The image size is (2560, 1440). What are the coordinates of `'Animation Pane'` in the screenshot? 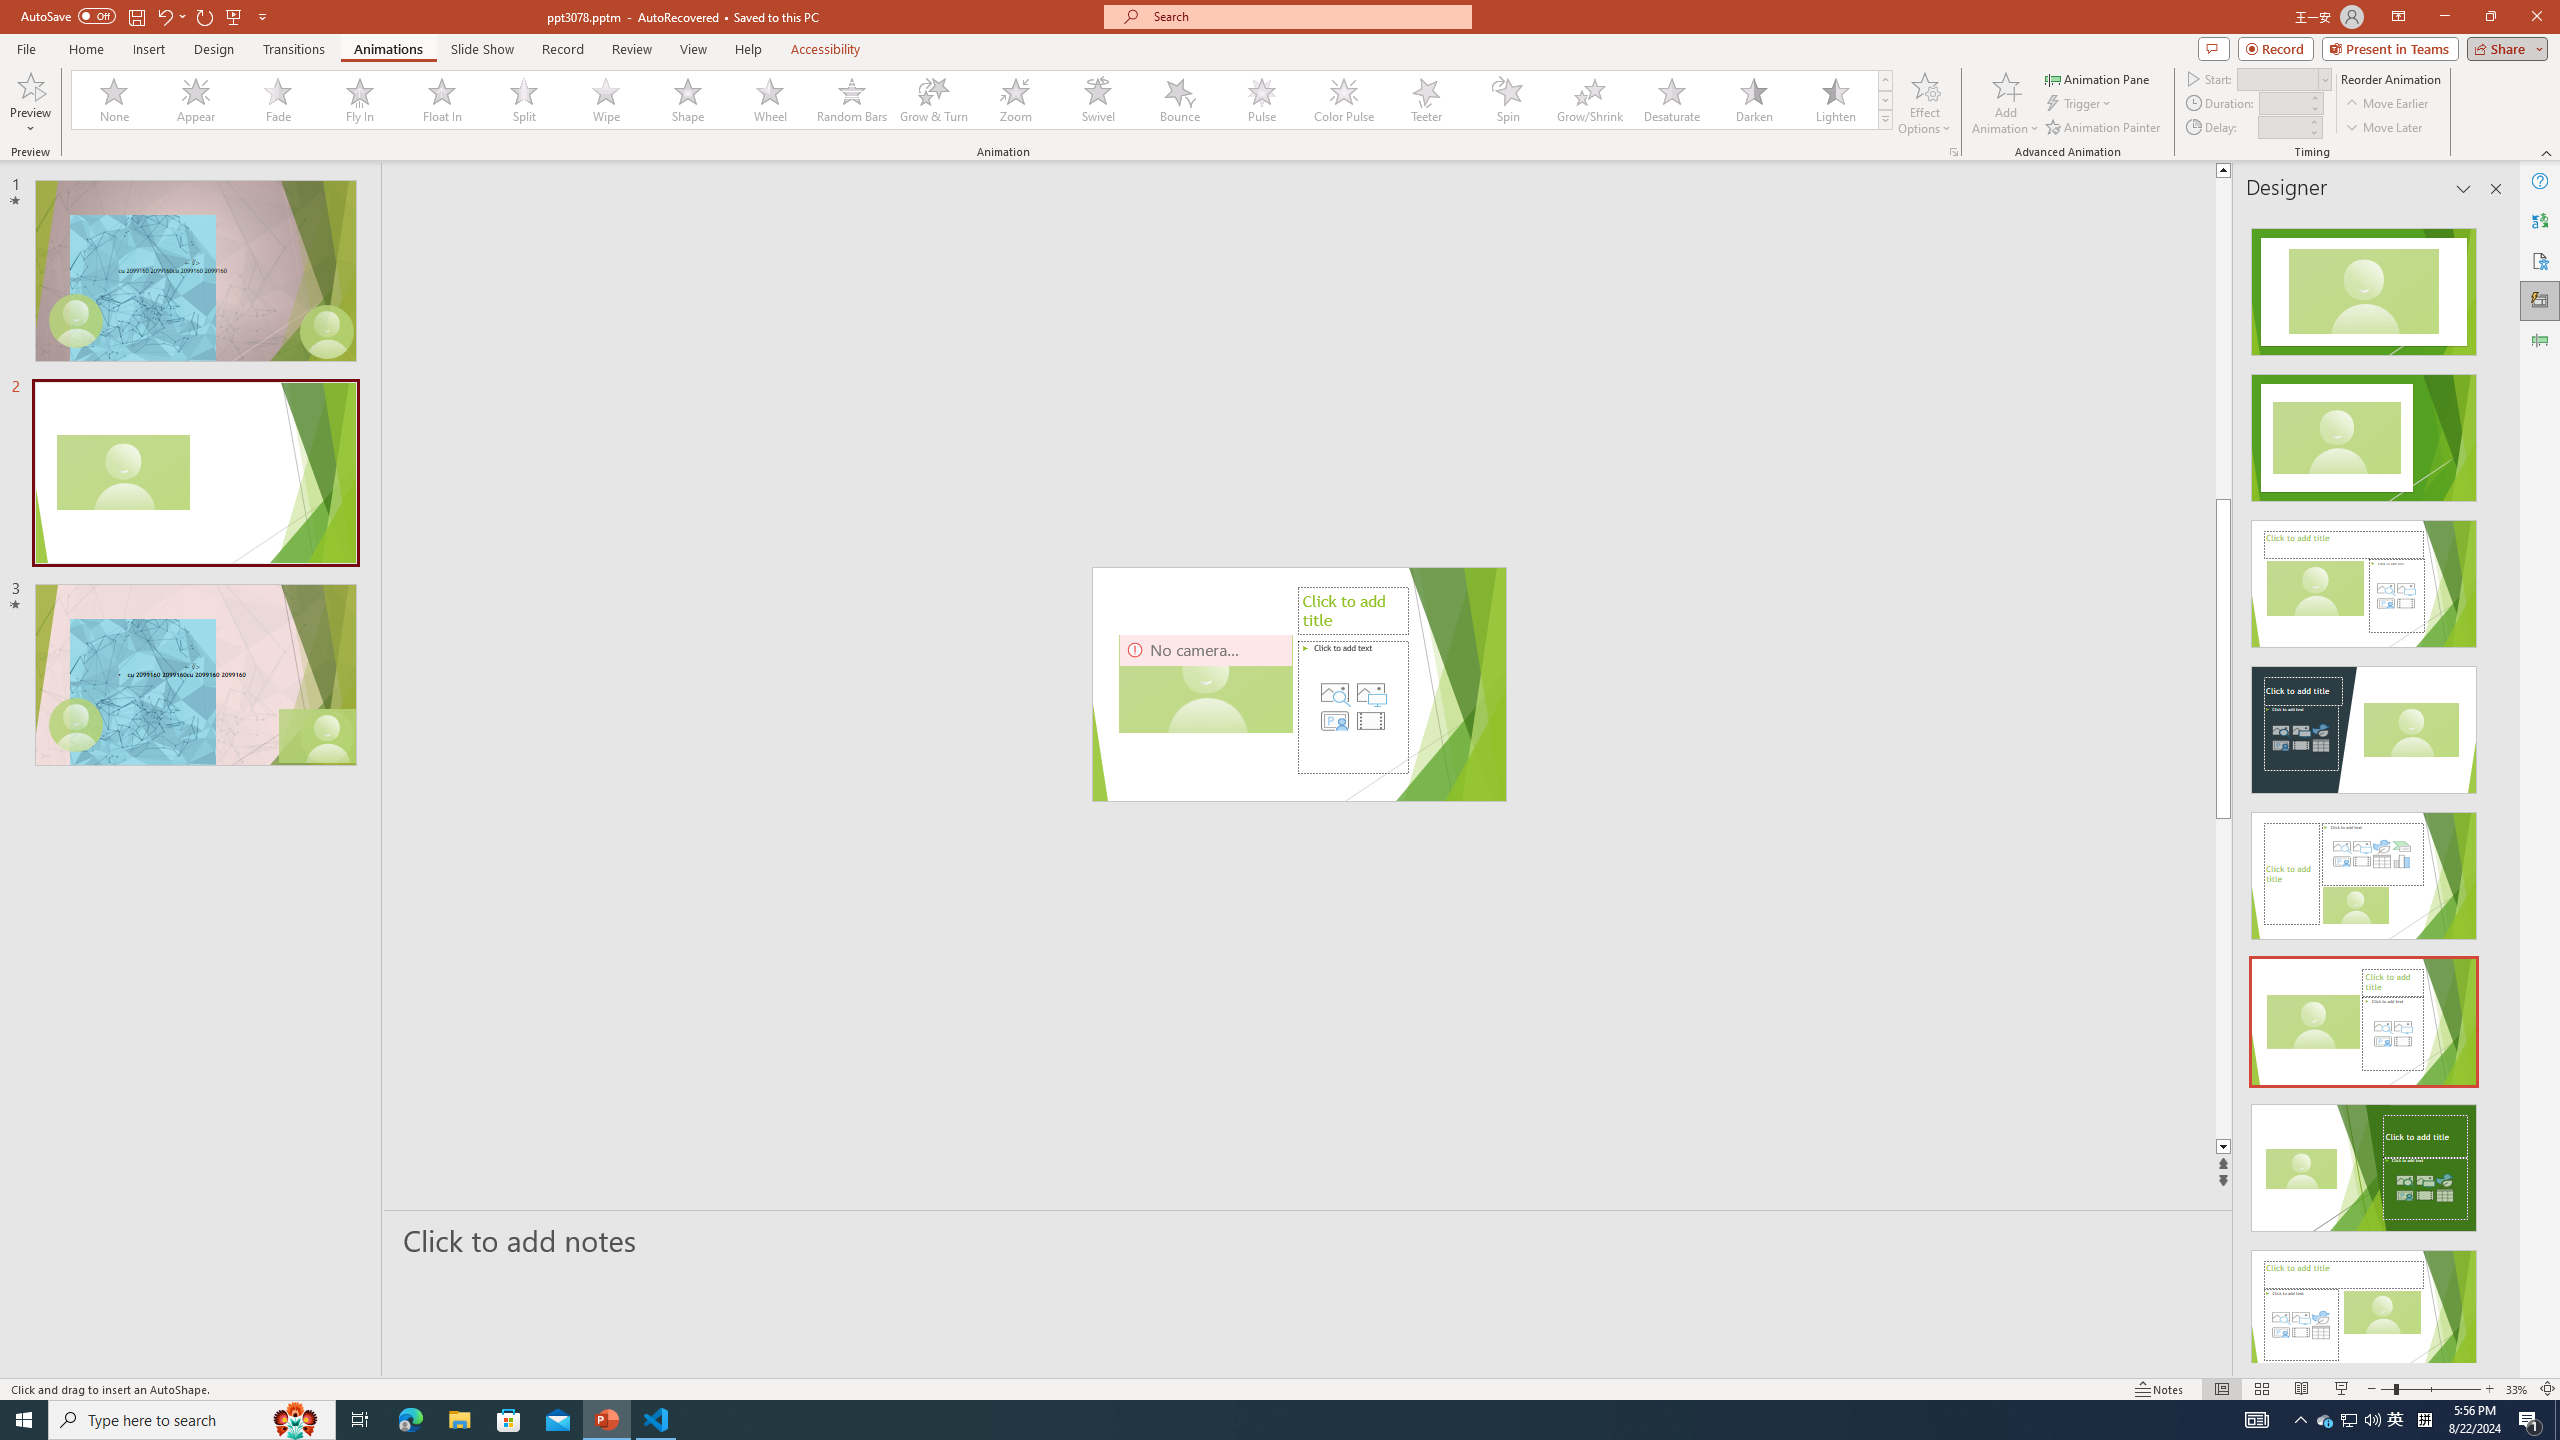 It's located at (2099, 78).